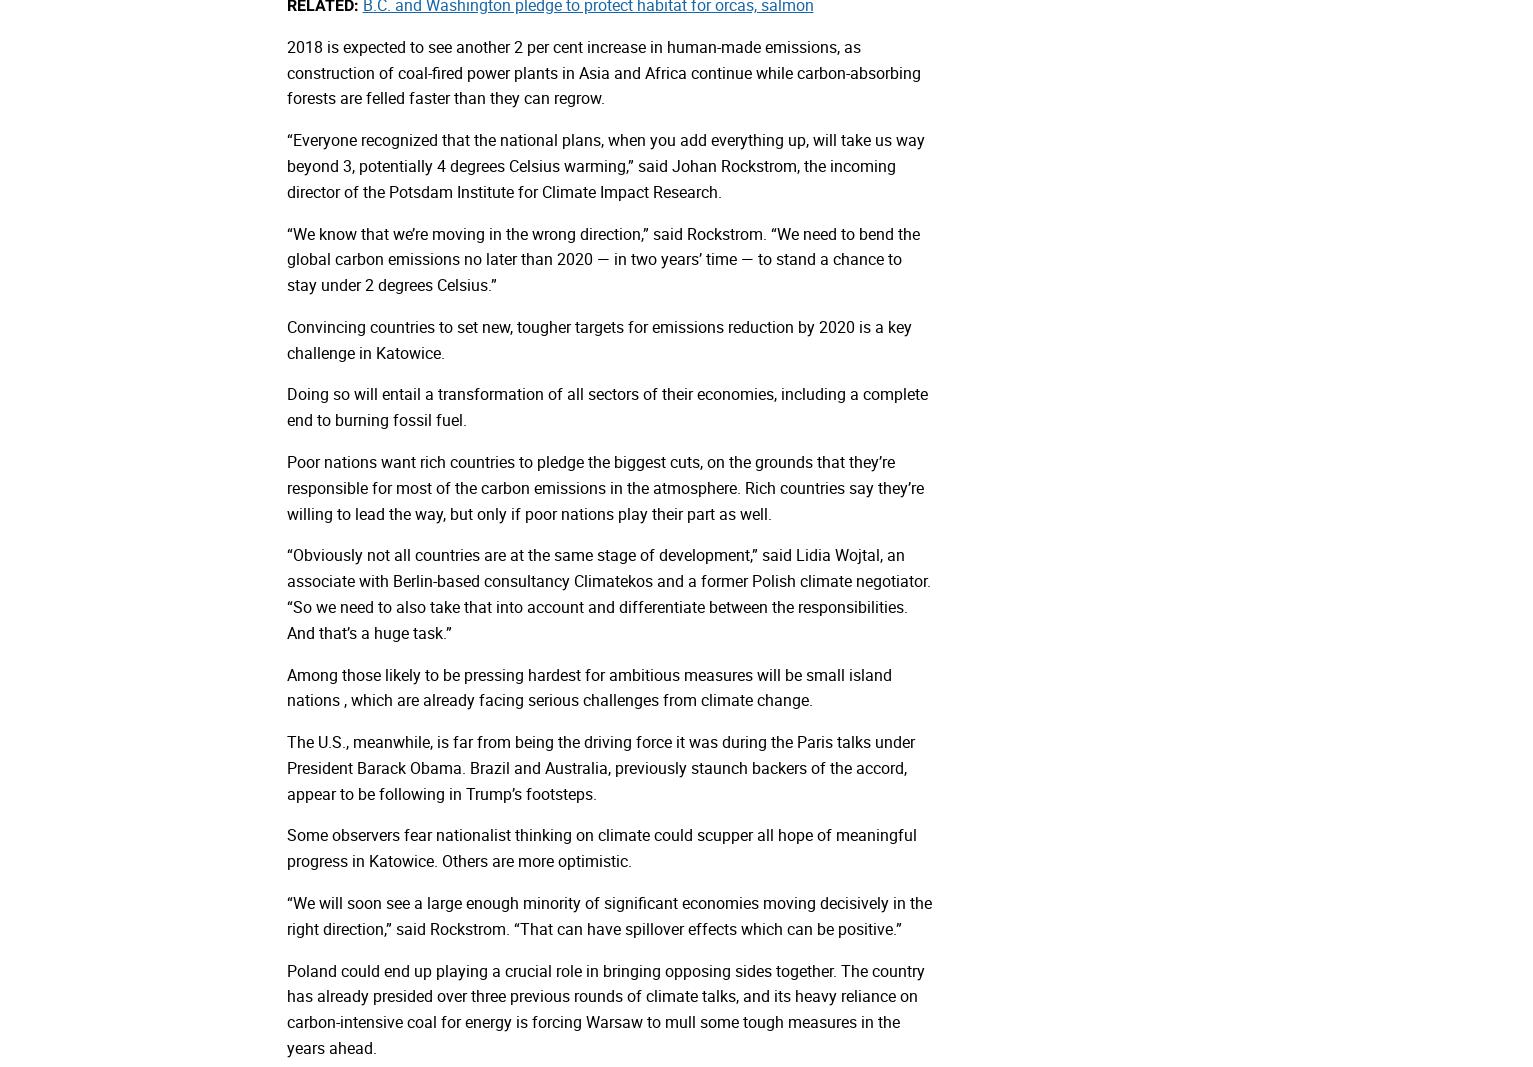 This screenshot has width=1533, height=1067. Describe the element at coordinates (604, 1008) in the screenshot. I see `'Poland could end up playing a crucial role in bringing opposing sides together. The country has already presided over three previous rounds of climate talks, and its heavy reliance on carbon-intensive coal for energy is forcing Warsaw to mull some tough measures in the years ahead.'` at that location.